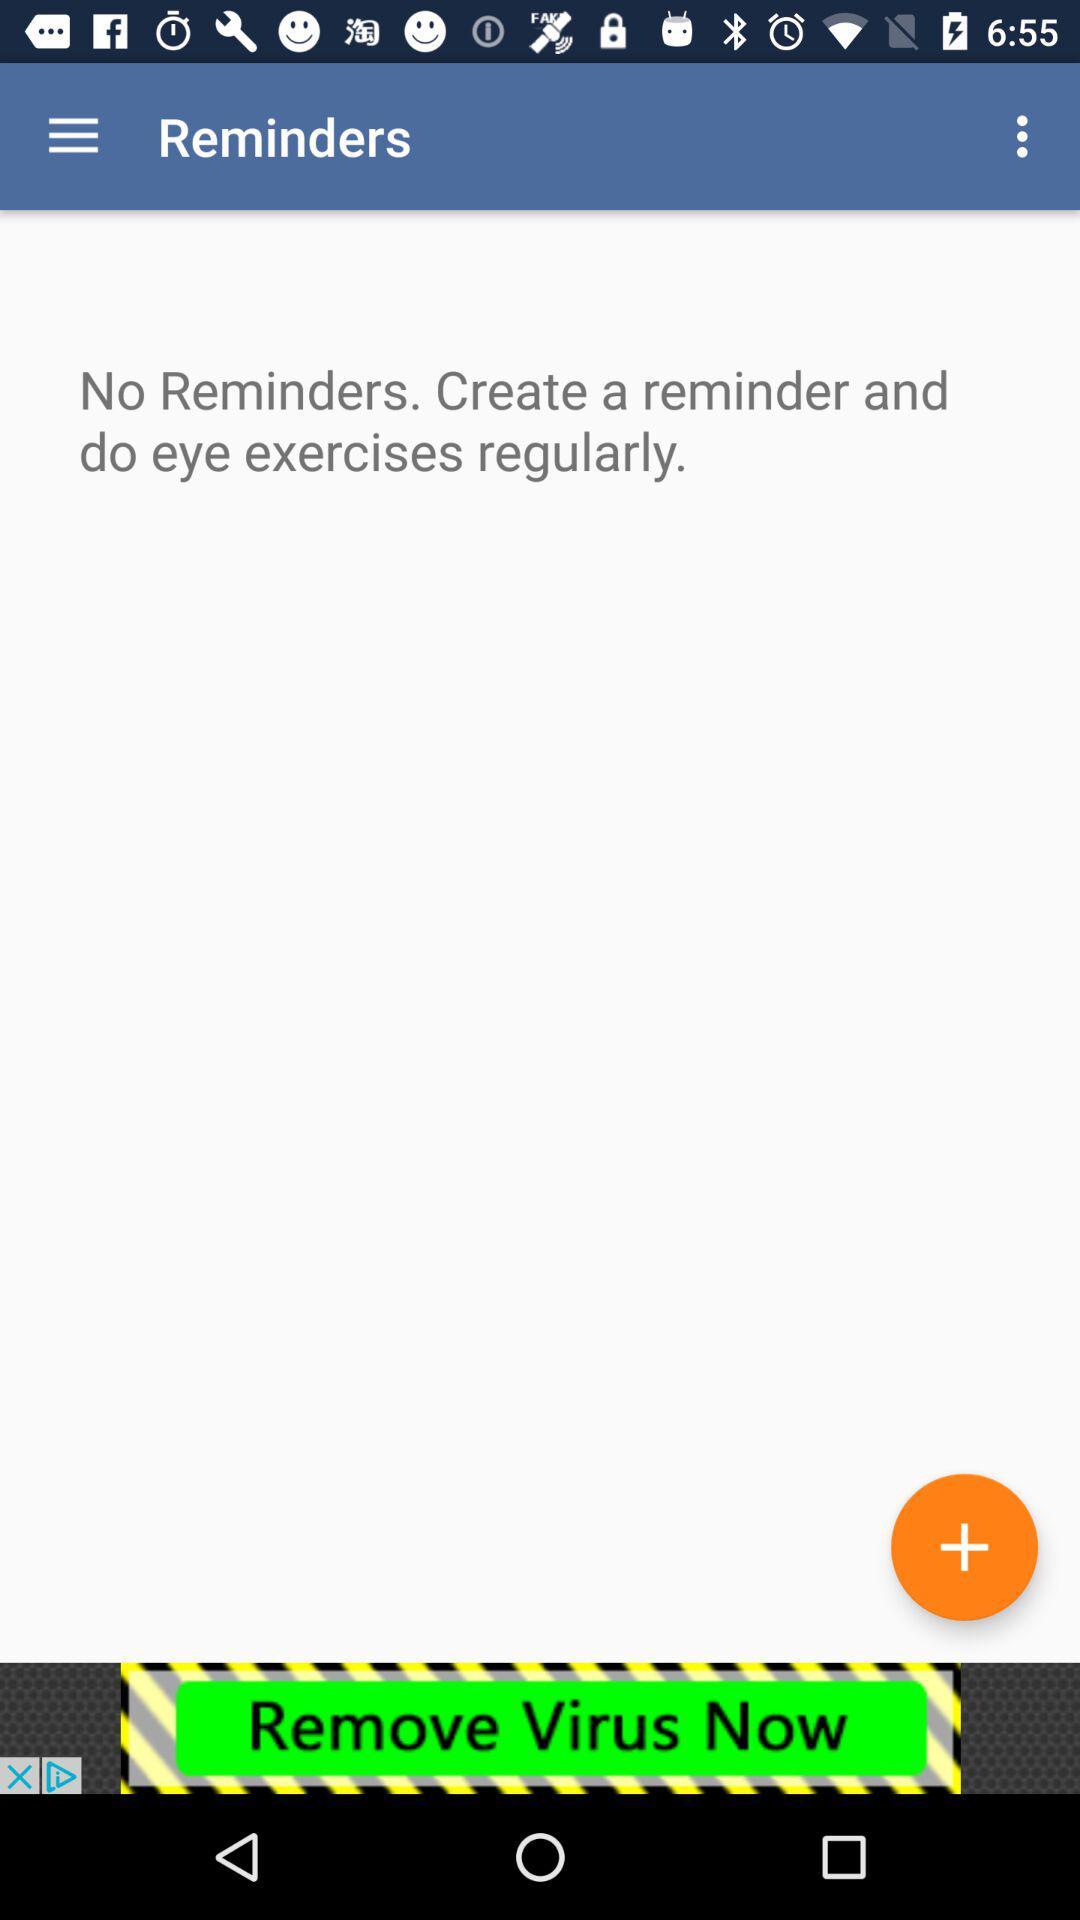  I want to click on open advertisement, so click(540, 1727).